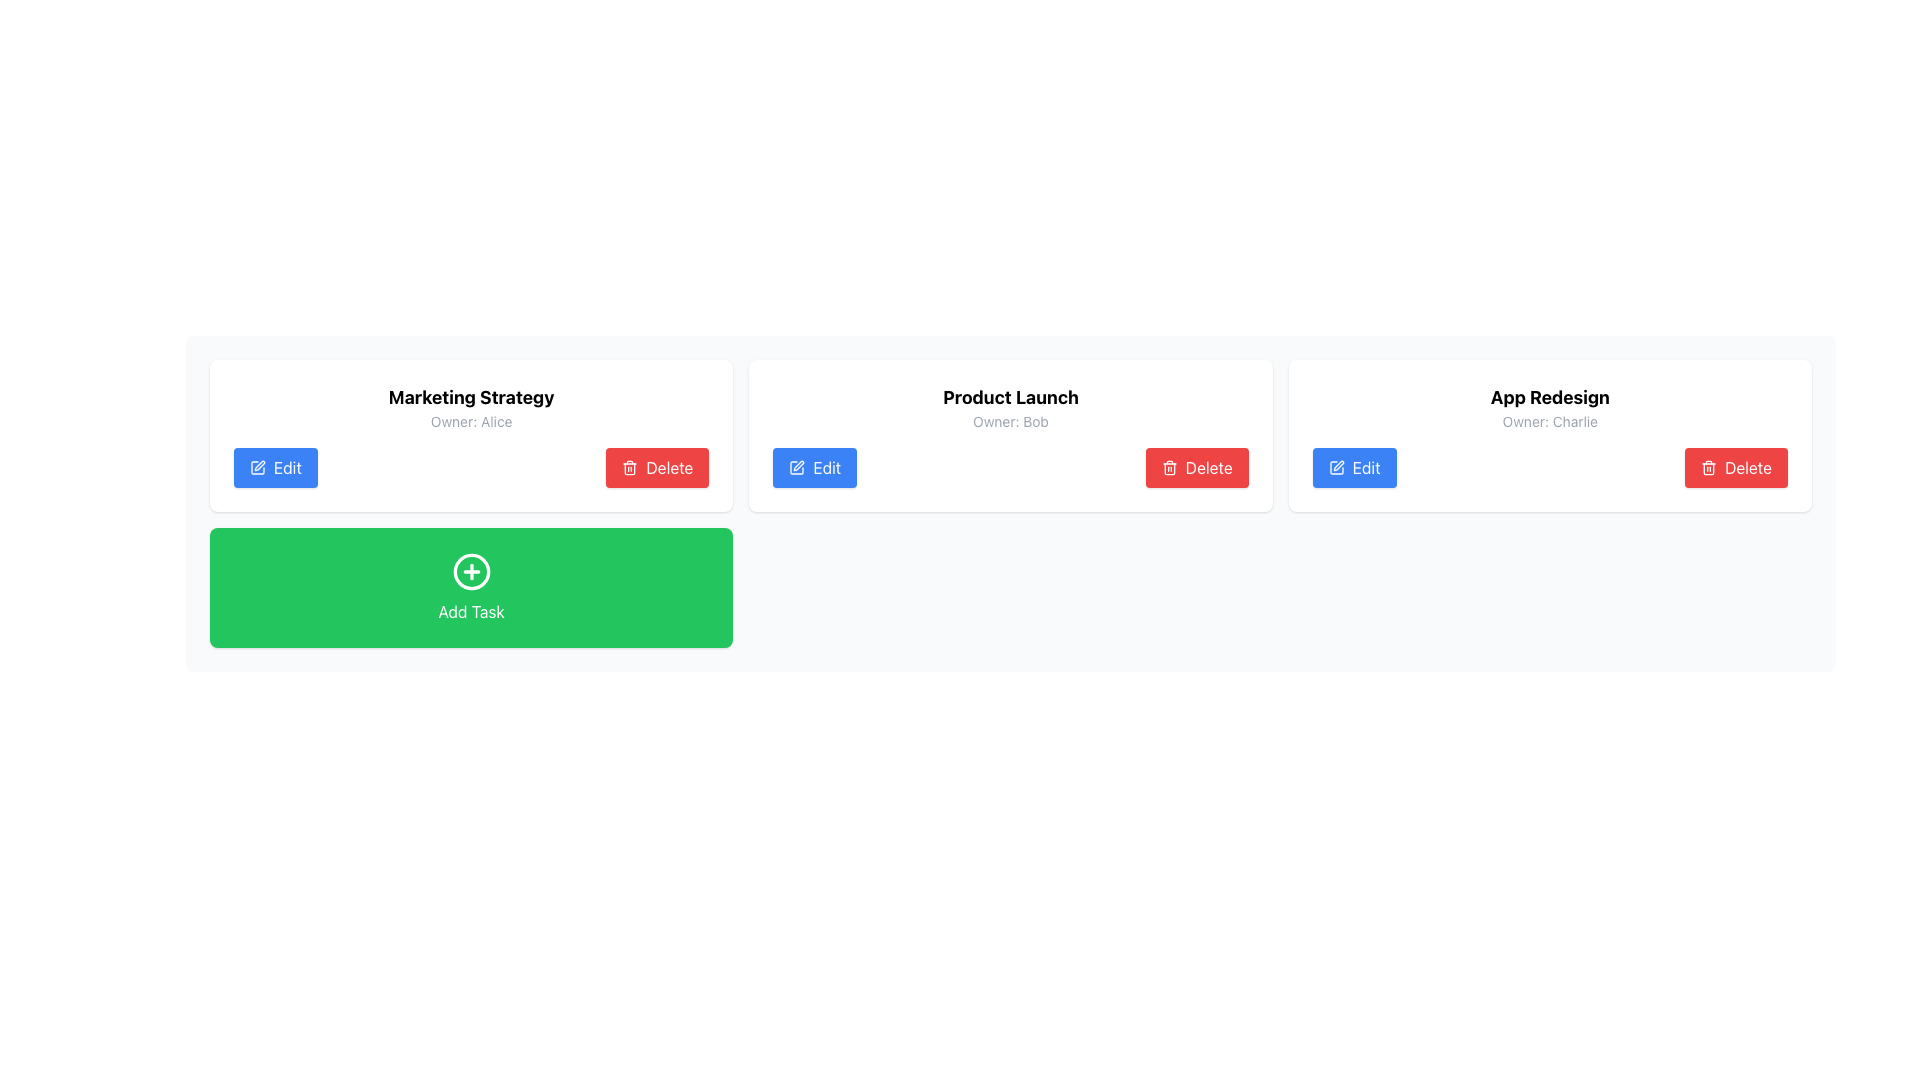  I want to click on the 'Delete' button which contains a small trash icon with a red background and white outlines, located to the left of the 'Delete' text label, so click(1707, 467).